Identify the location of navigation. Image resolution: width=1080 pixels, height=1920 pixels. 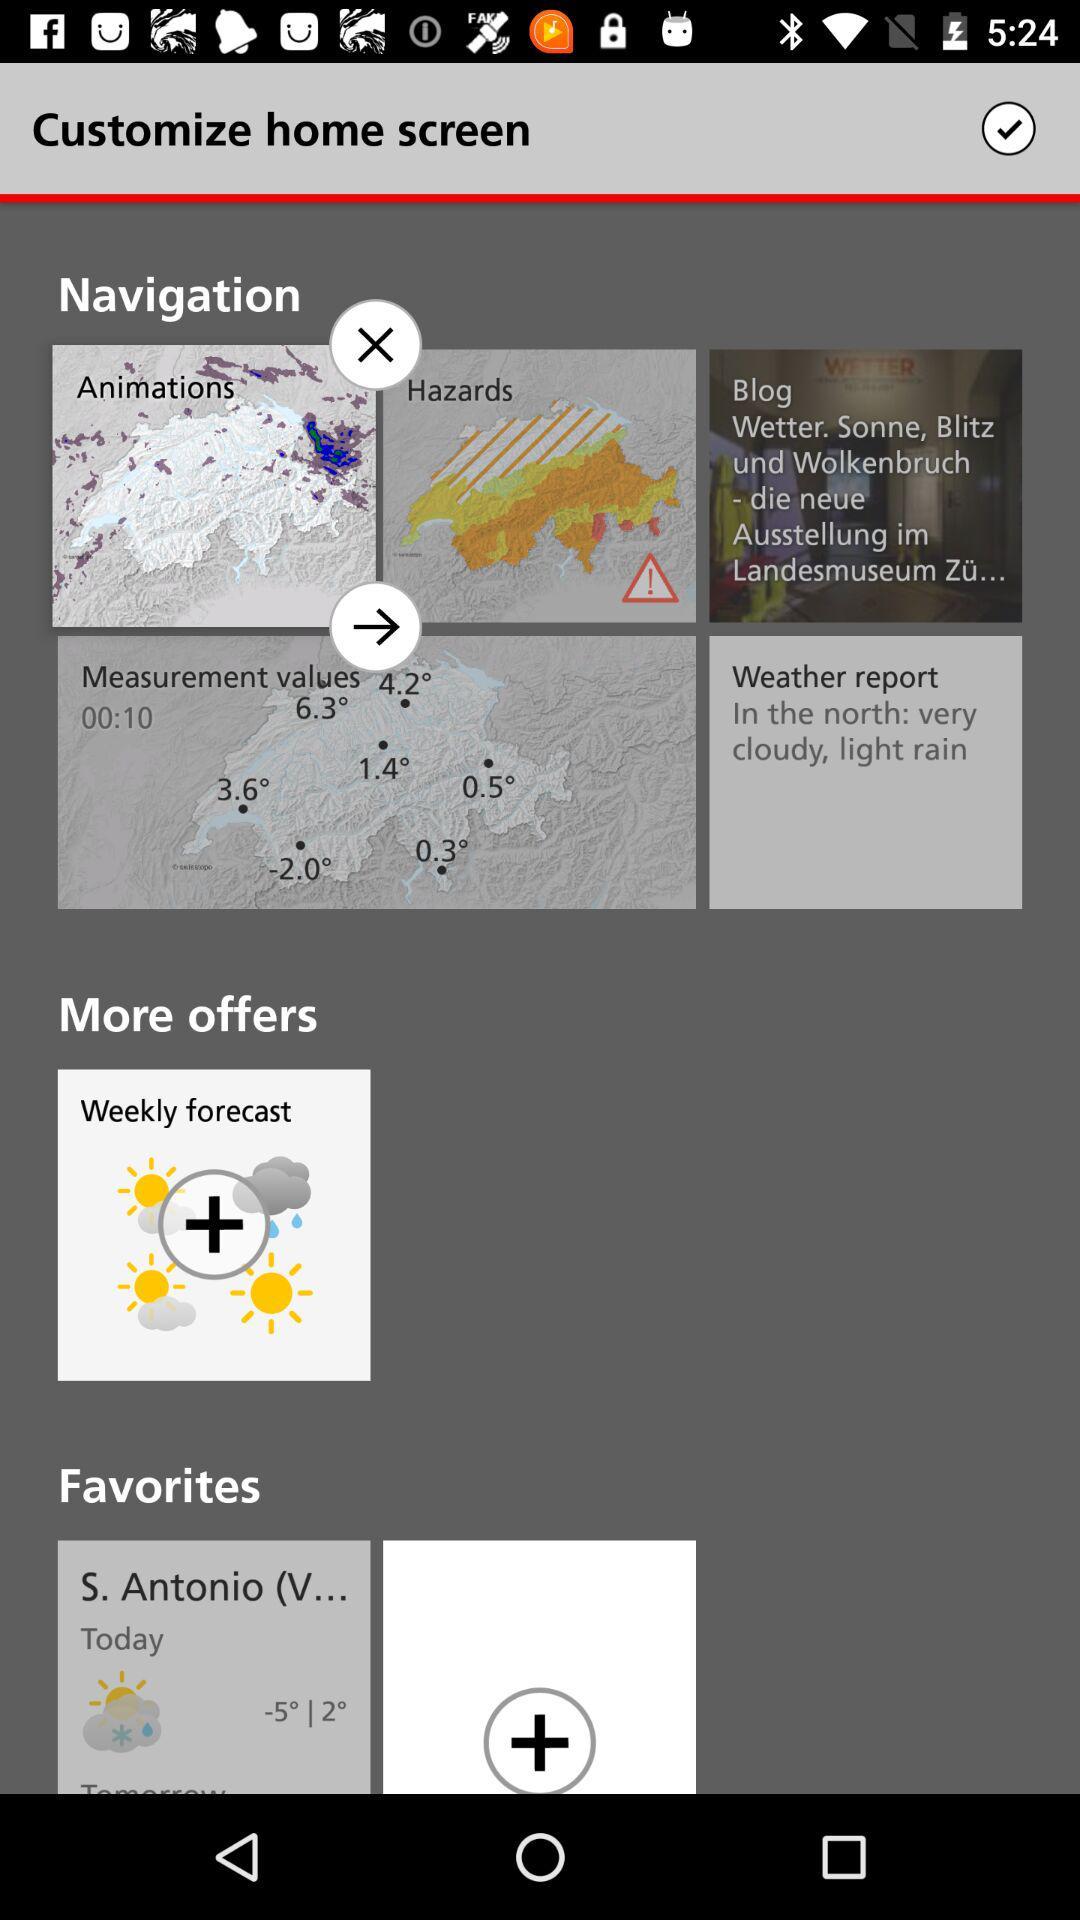
(374, 345).